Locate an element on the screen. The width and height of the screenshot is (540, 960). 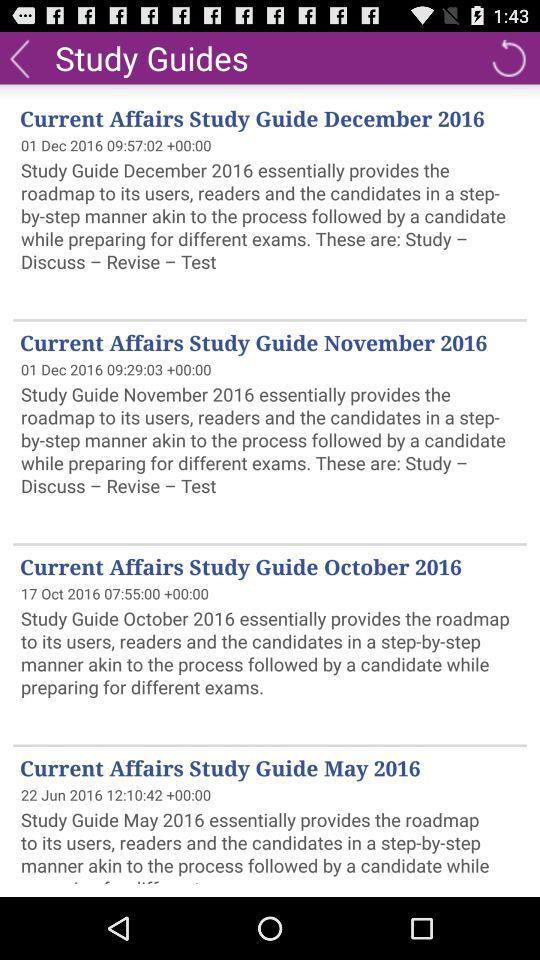
item above the current affairs study icon is located at coordinates (150, 56).